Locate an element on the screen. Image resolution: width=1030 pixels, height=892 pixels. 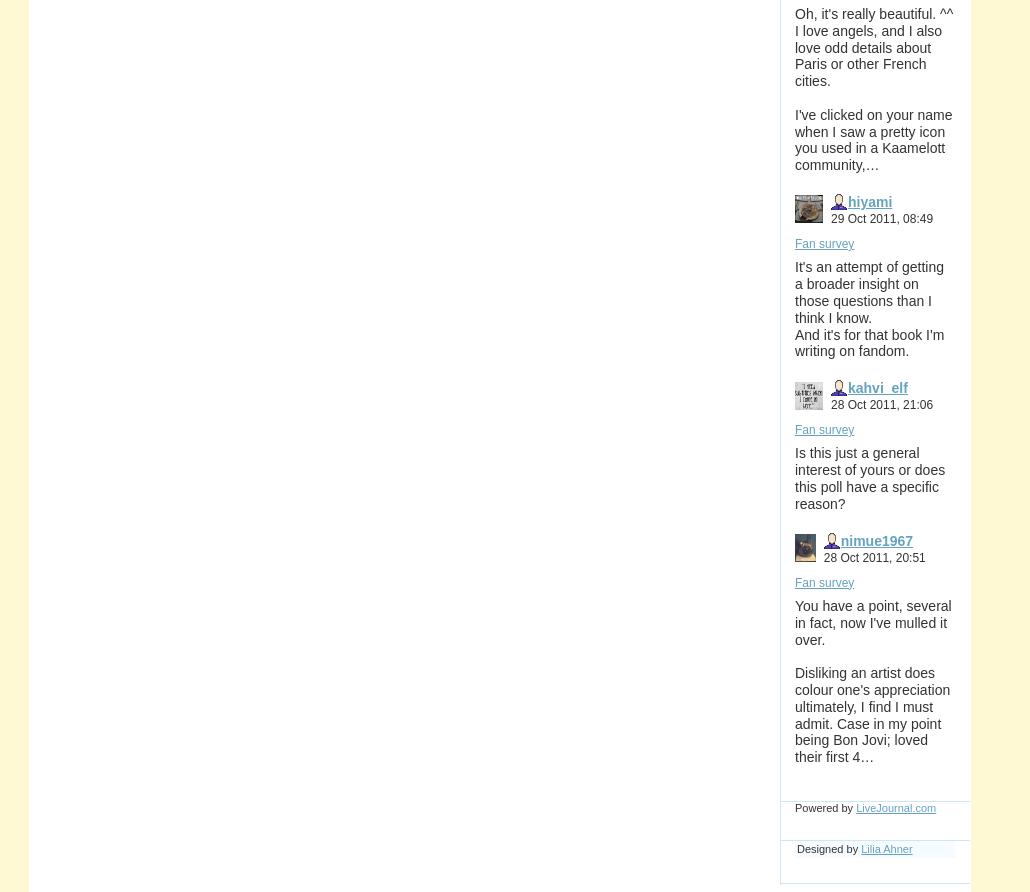
'Disliking an artist does colour one's appreciation ultimately, I find I must admit. Case in my point being Bon Jovi; loved their first 4…' is located at coordinates (872, 715).